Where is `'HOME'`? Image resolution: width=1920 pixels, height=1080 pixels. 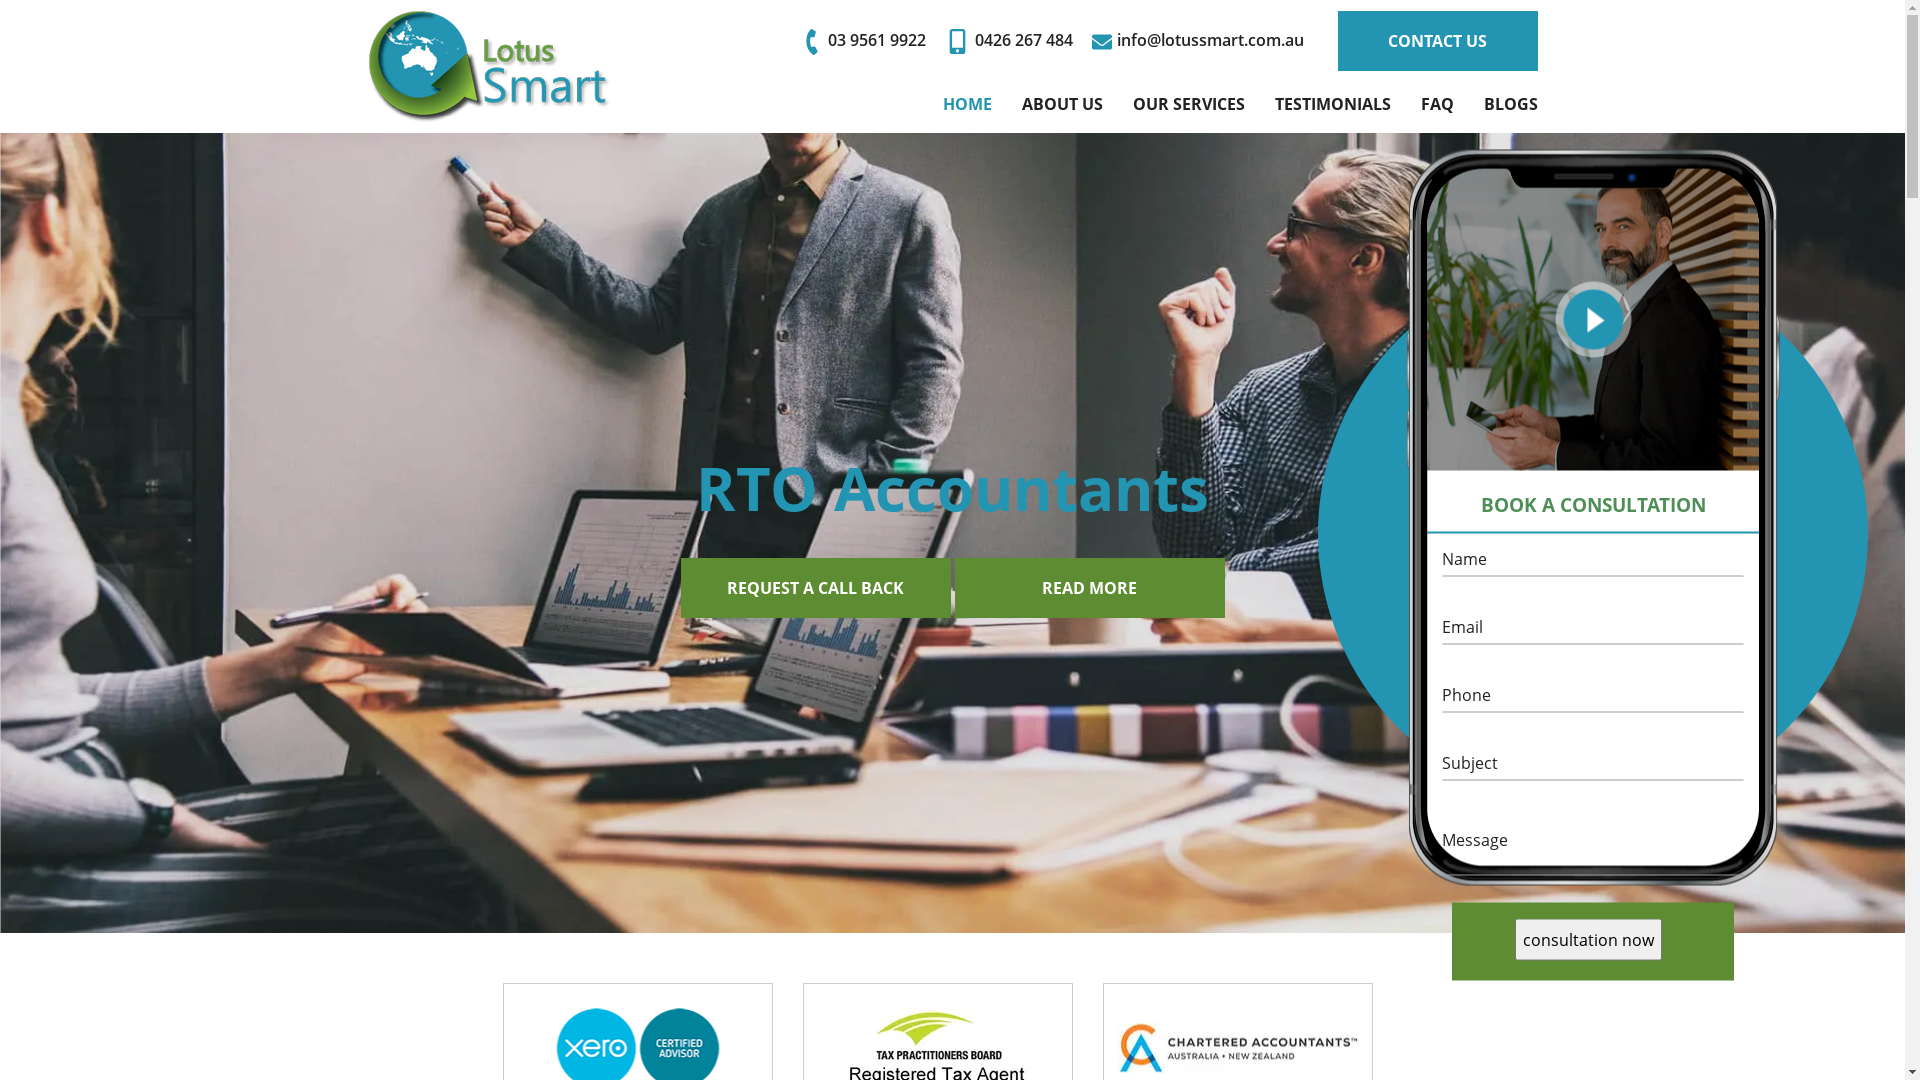 'HOME' is located at coordinates (966, 104).